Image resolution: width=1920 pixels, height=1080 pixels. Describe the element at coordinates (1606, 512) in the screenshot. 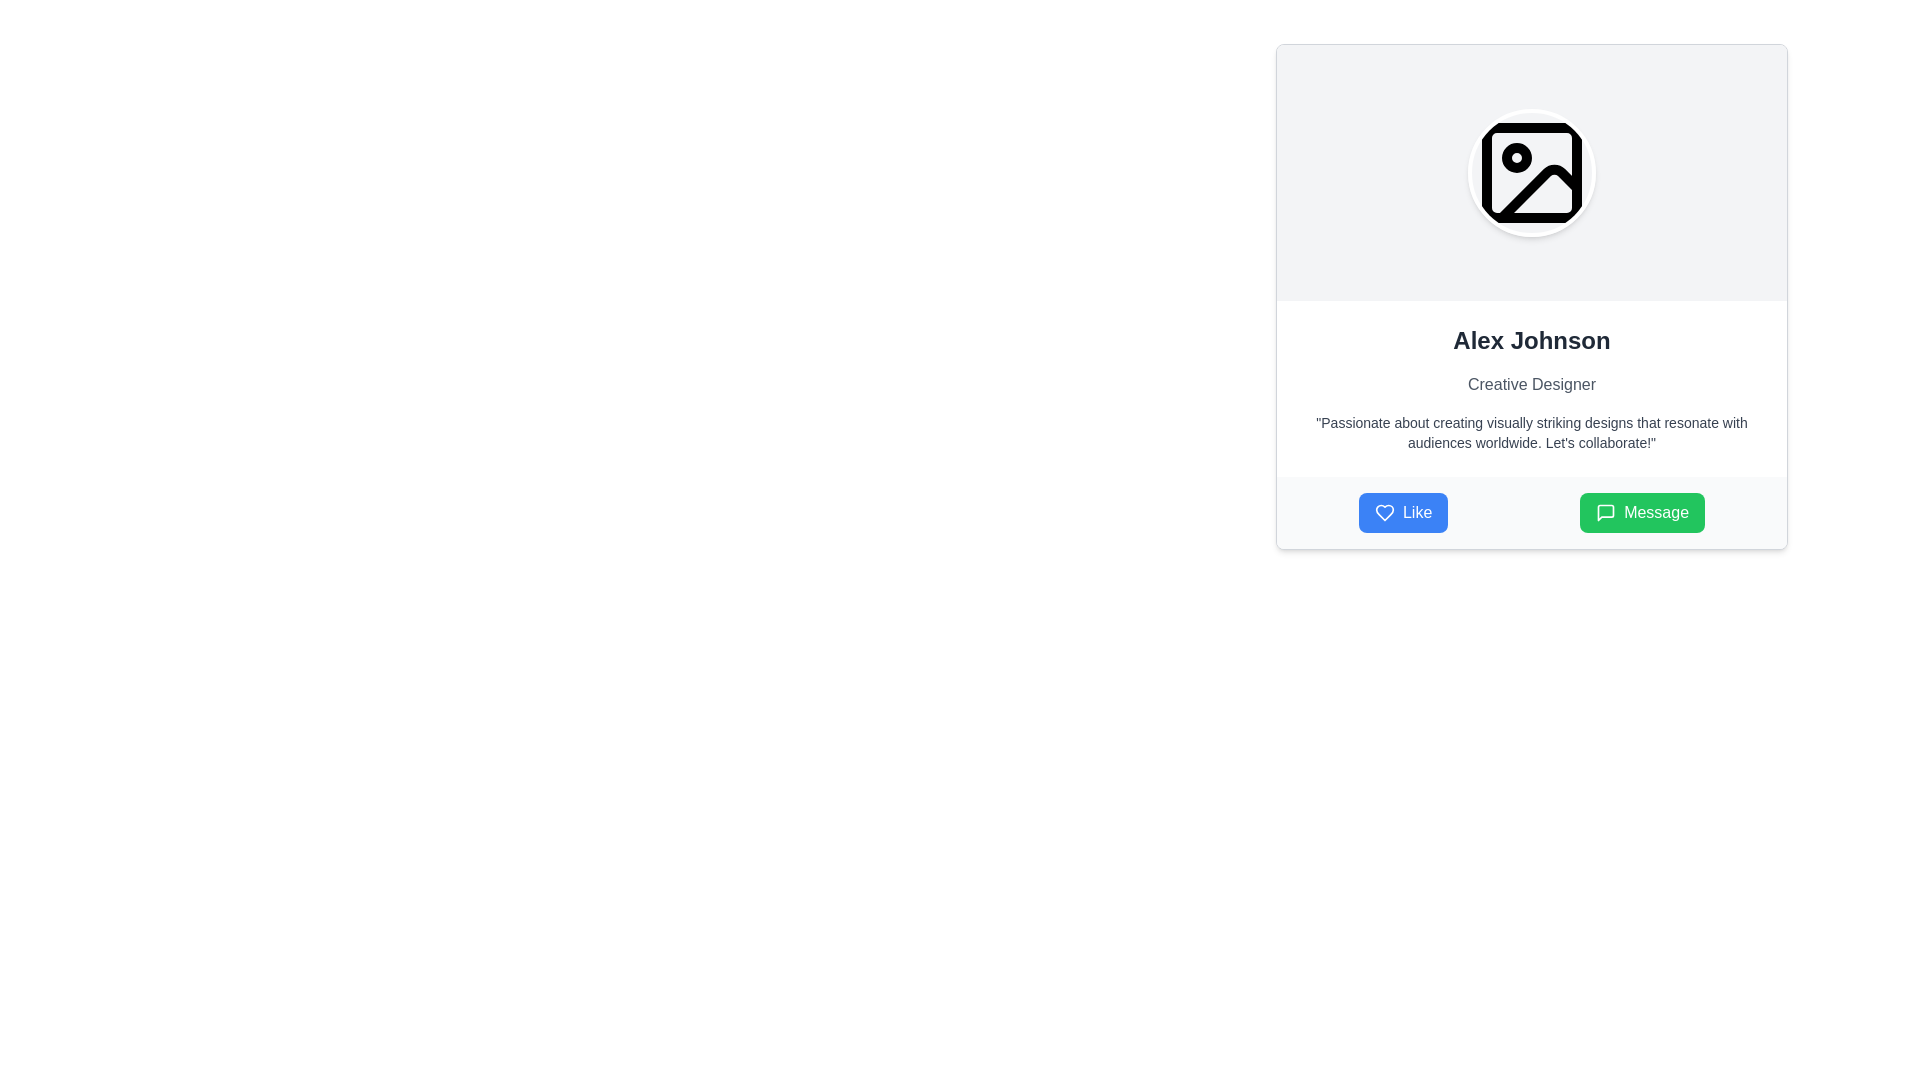

I see `the visual representation of the messaging icon located inside the green 'Message' button at the bottom-right section of the user profile card` at that location.